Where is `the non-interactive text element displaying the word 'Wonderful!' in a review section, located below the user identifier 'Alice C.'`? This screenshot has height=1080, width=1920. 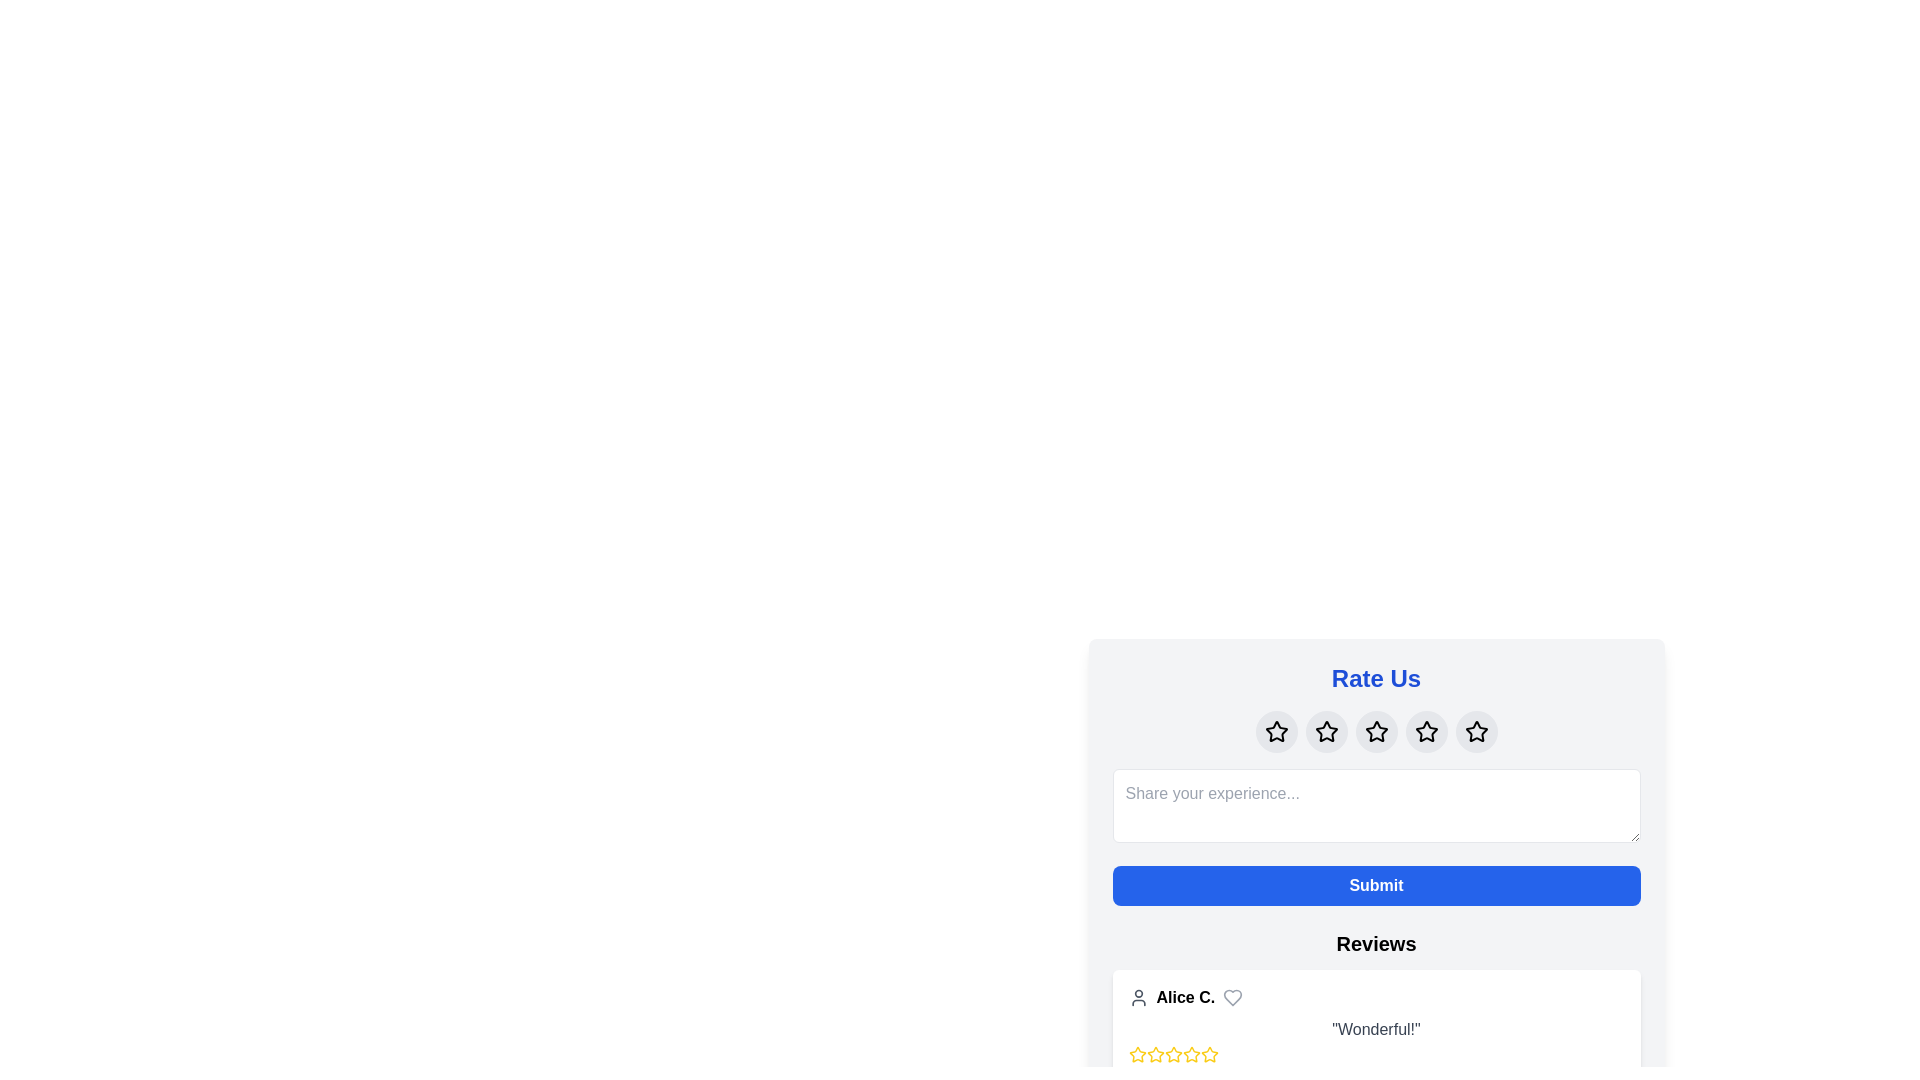
the non-interactive text element displaying the word 'Wonderful!' in a review section, located below the user identifier 'Alice C.' is located at coordinates (1375, 1029).